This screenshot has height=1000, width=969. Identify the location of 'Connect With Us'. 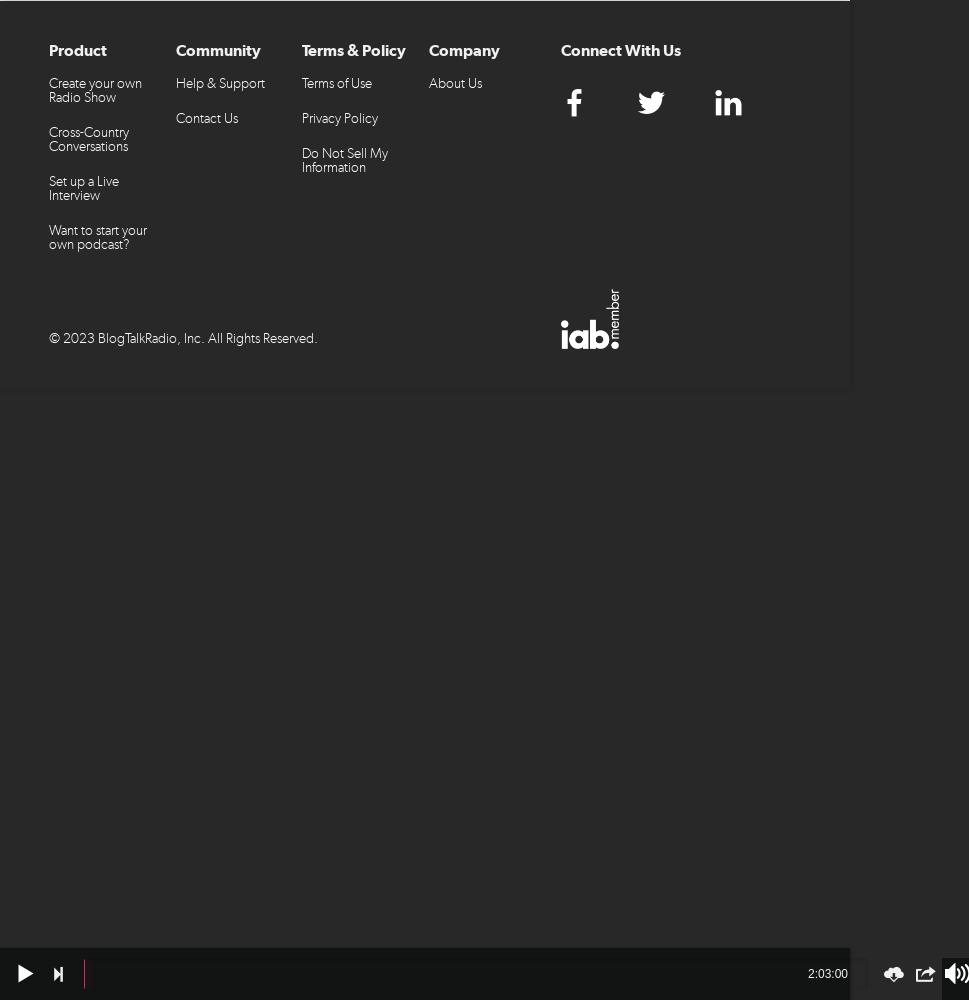
(621, 50).